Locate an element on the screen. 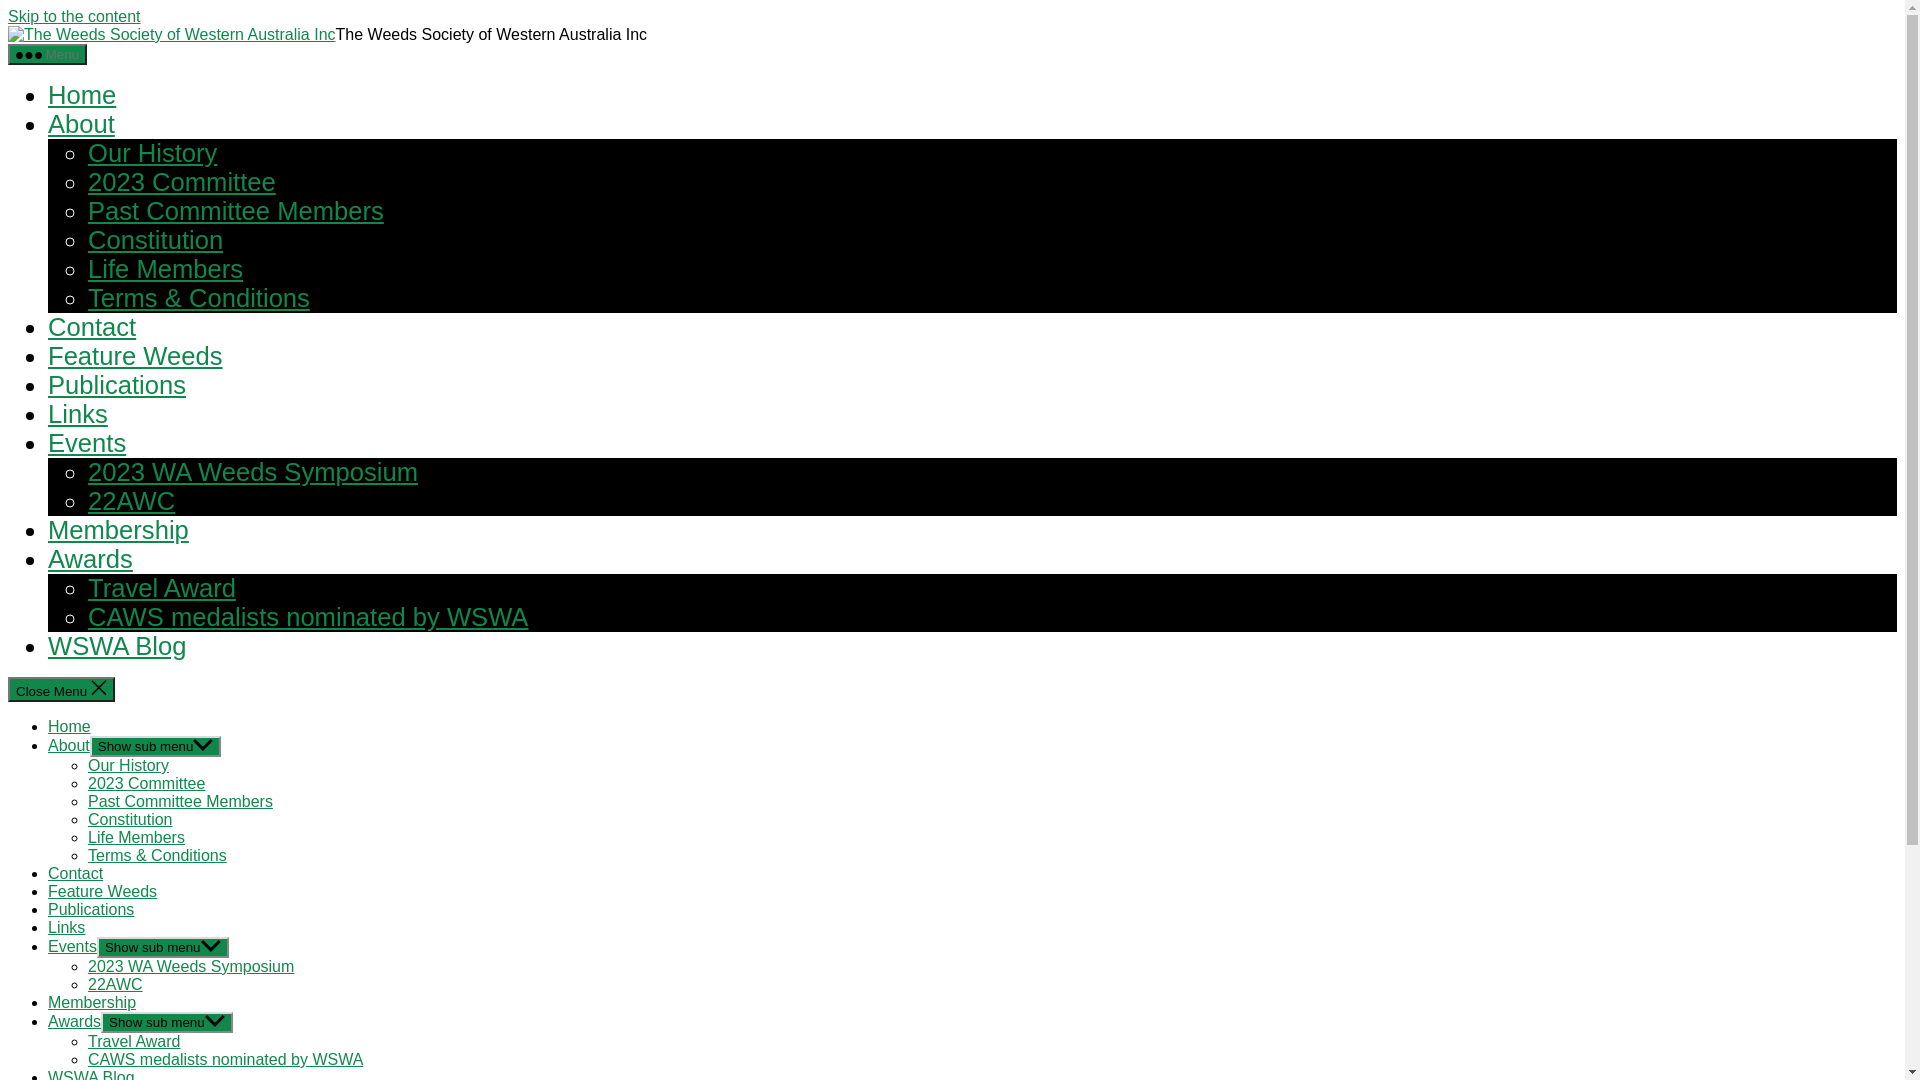 The width and height of the screenshot is (1920, 1080). 'Membership' is located at coordinates (90, 1002).